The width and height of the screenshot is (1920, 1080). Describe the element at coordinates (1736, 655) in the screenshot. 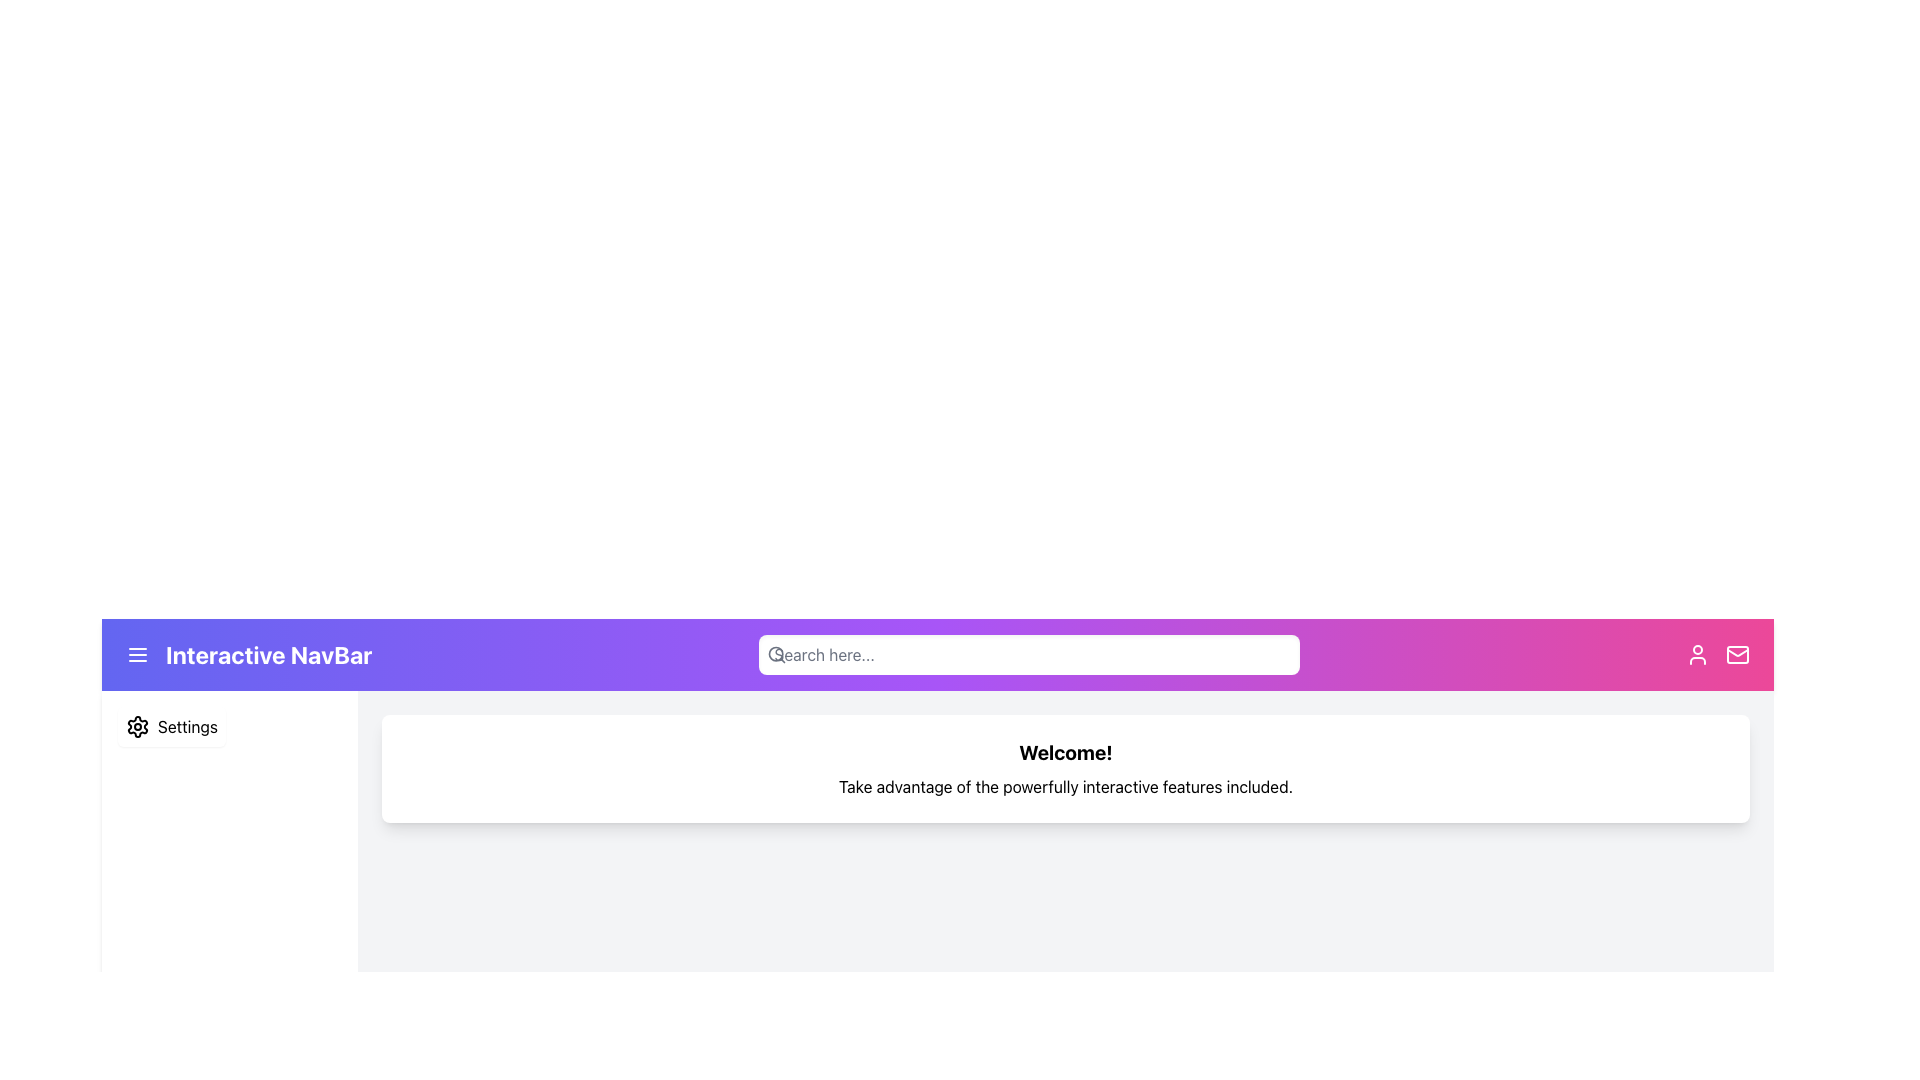

I see `the second interactive icon on the right end of the navigation bar` at that location.